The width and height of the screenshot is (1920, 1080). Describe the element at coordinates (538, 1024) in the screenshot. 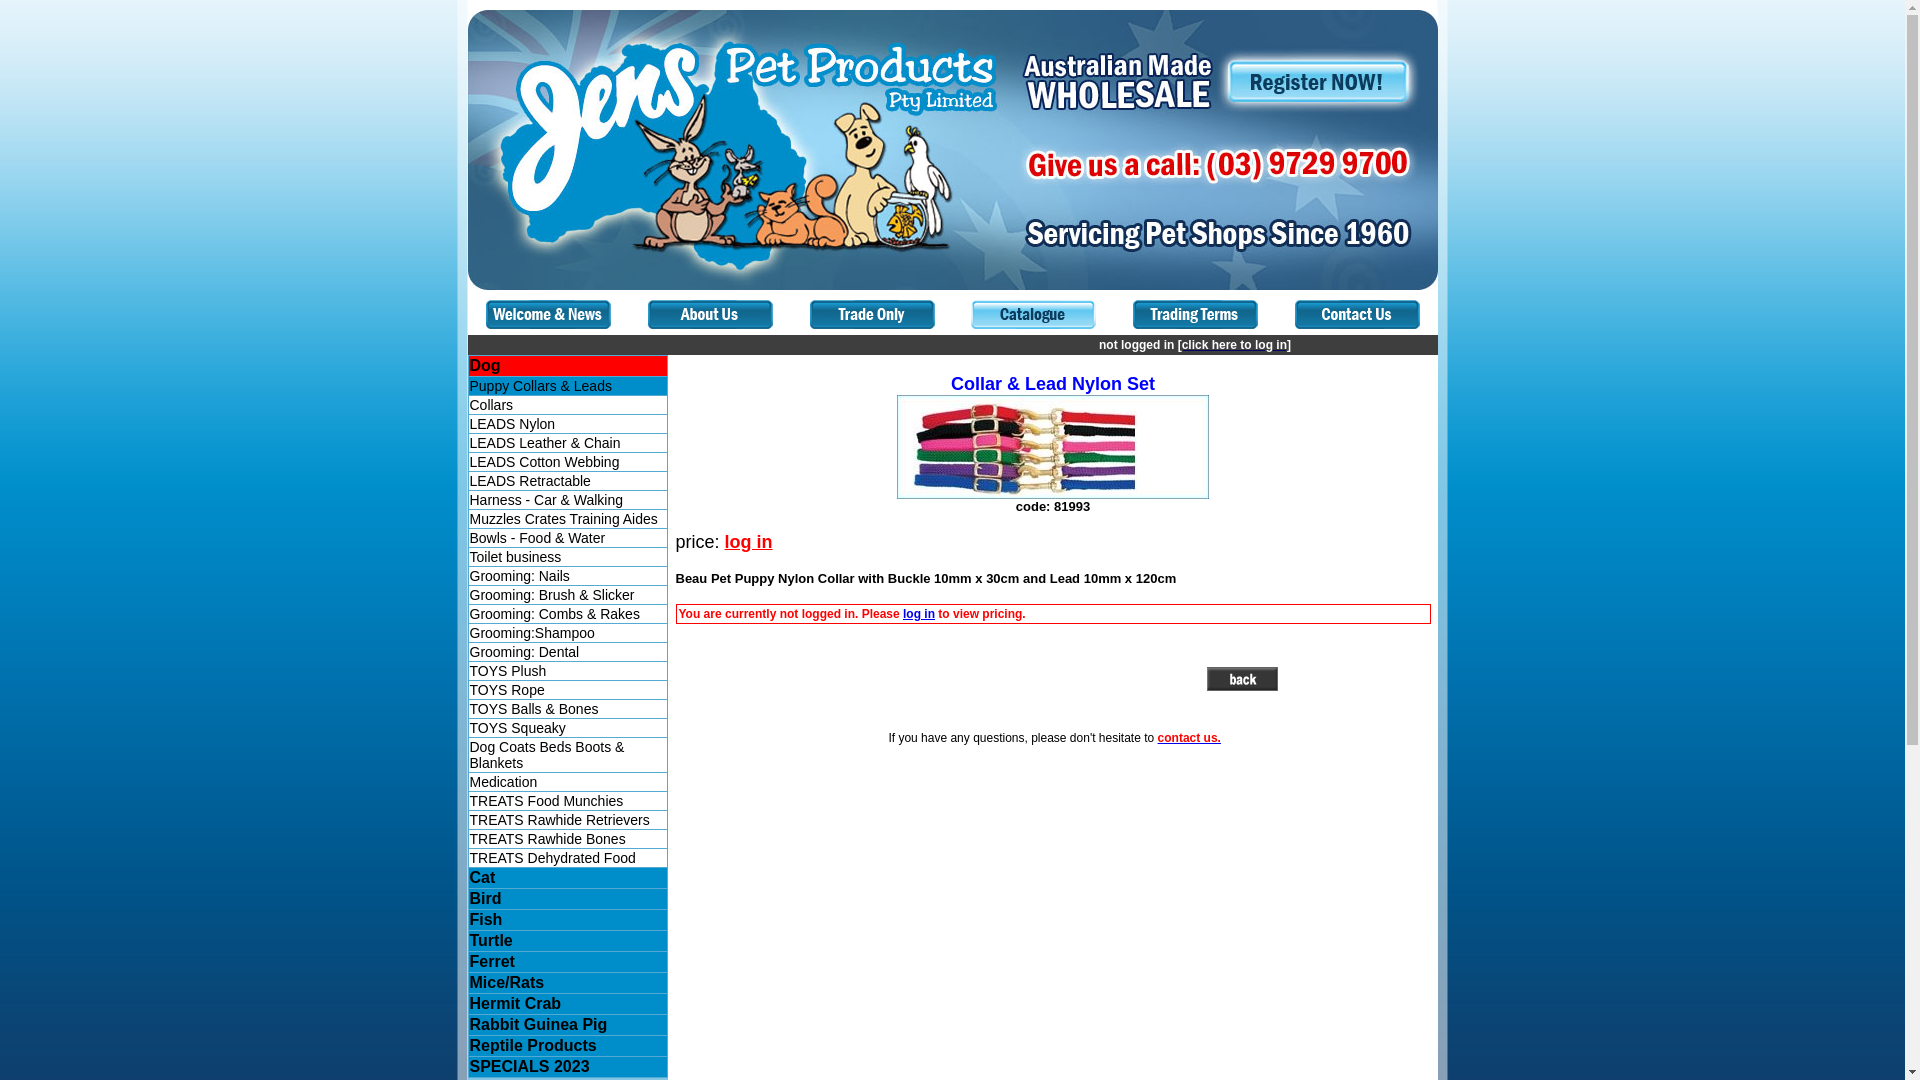

I see `'Rabbit Guinea Pig'` at that location.